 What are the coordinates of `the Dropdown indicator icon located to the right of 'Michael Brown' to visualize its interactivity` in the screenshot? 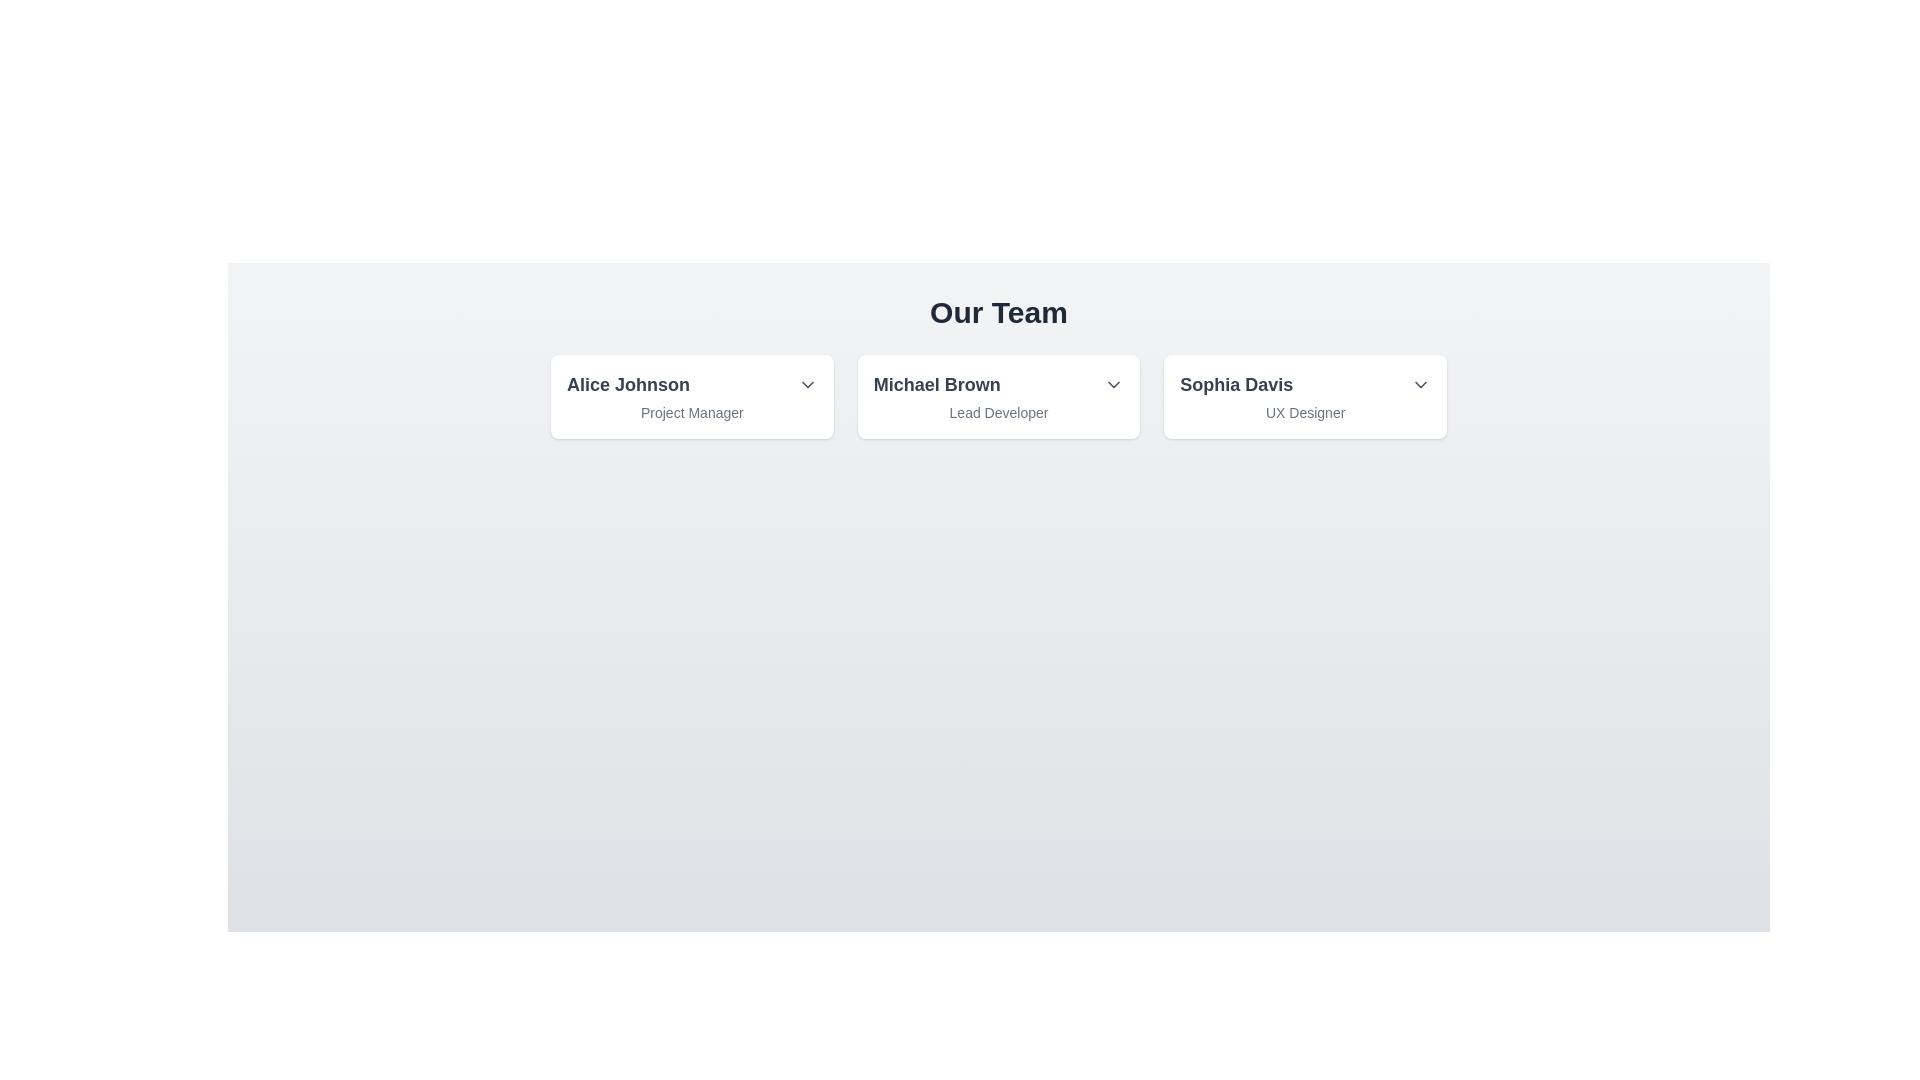 It's located at (1113, 385).